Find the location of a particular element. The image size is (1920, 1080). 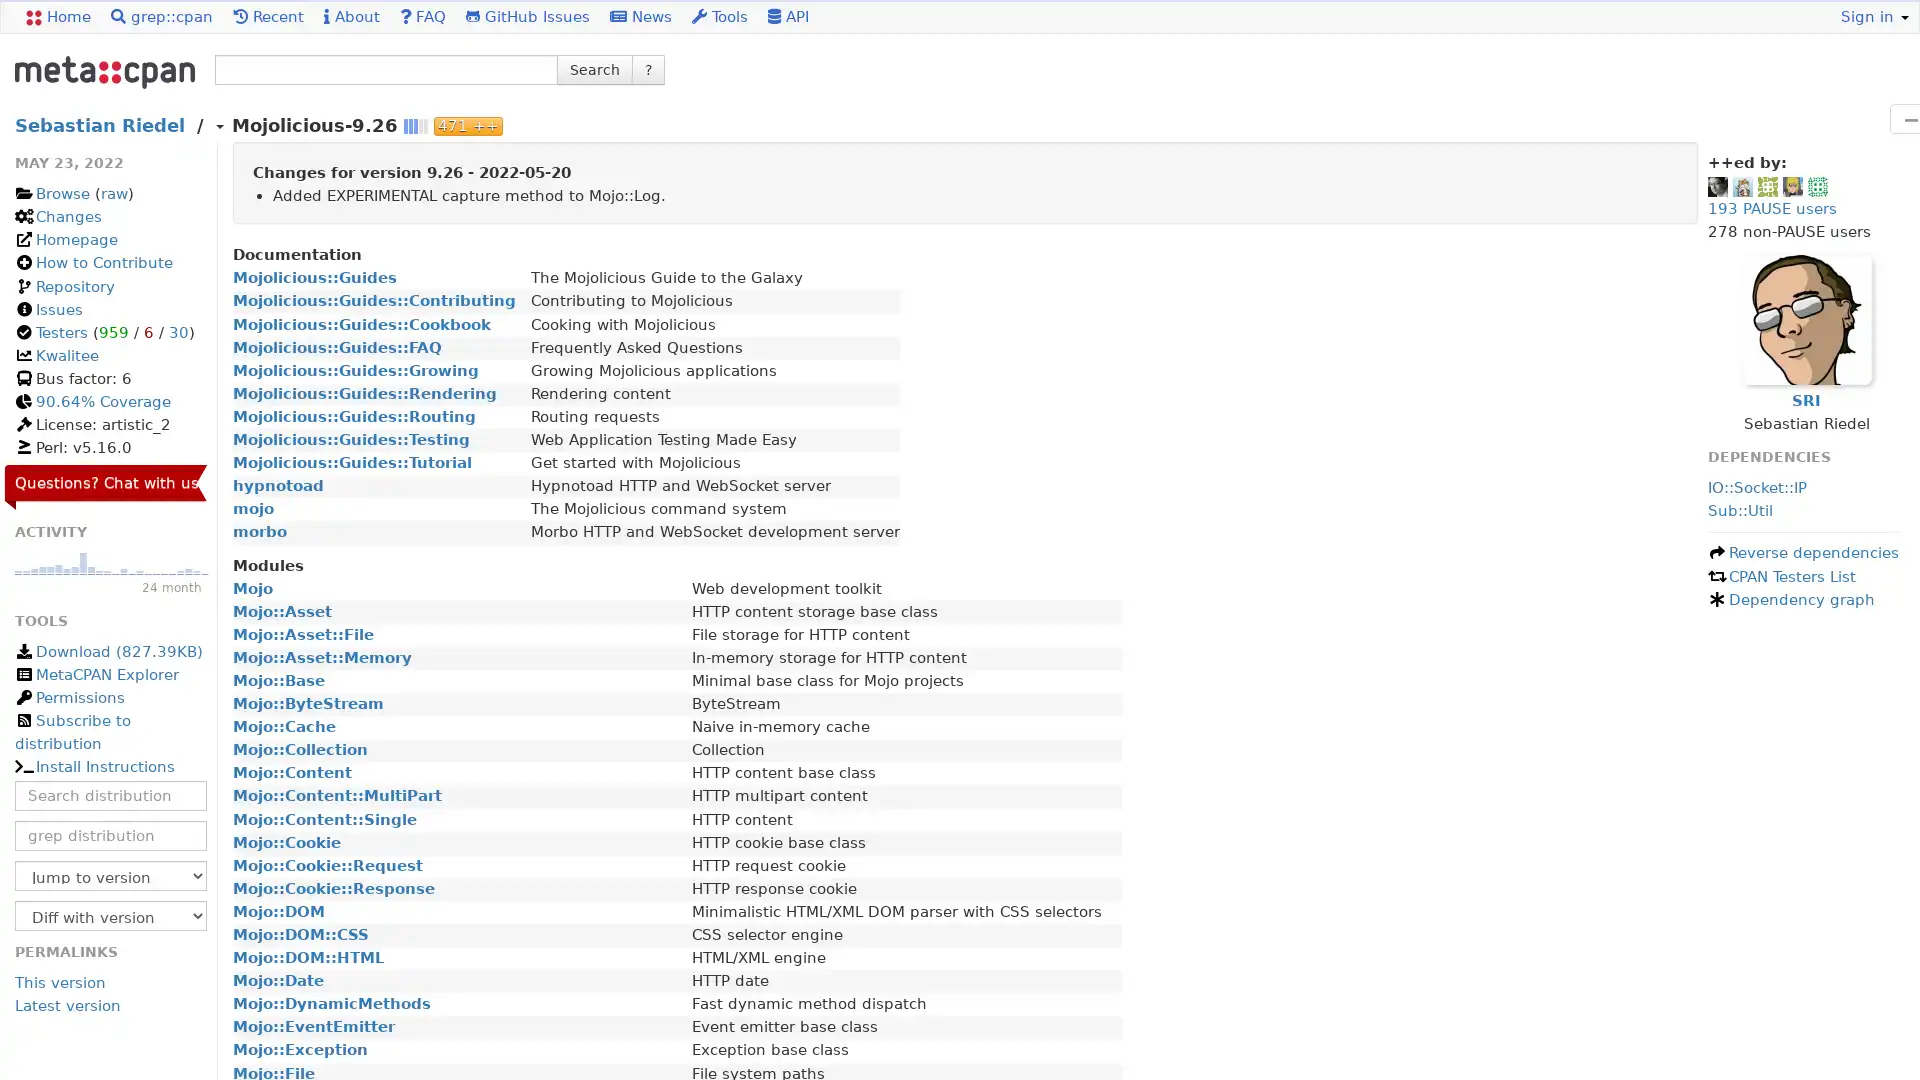

Install Instructions is located at coordinates (93, 766).